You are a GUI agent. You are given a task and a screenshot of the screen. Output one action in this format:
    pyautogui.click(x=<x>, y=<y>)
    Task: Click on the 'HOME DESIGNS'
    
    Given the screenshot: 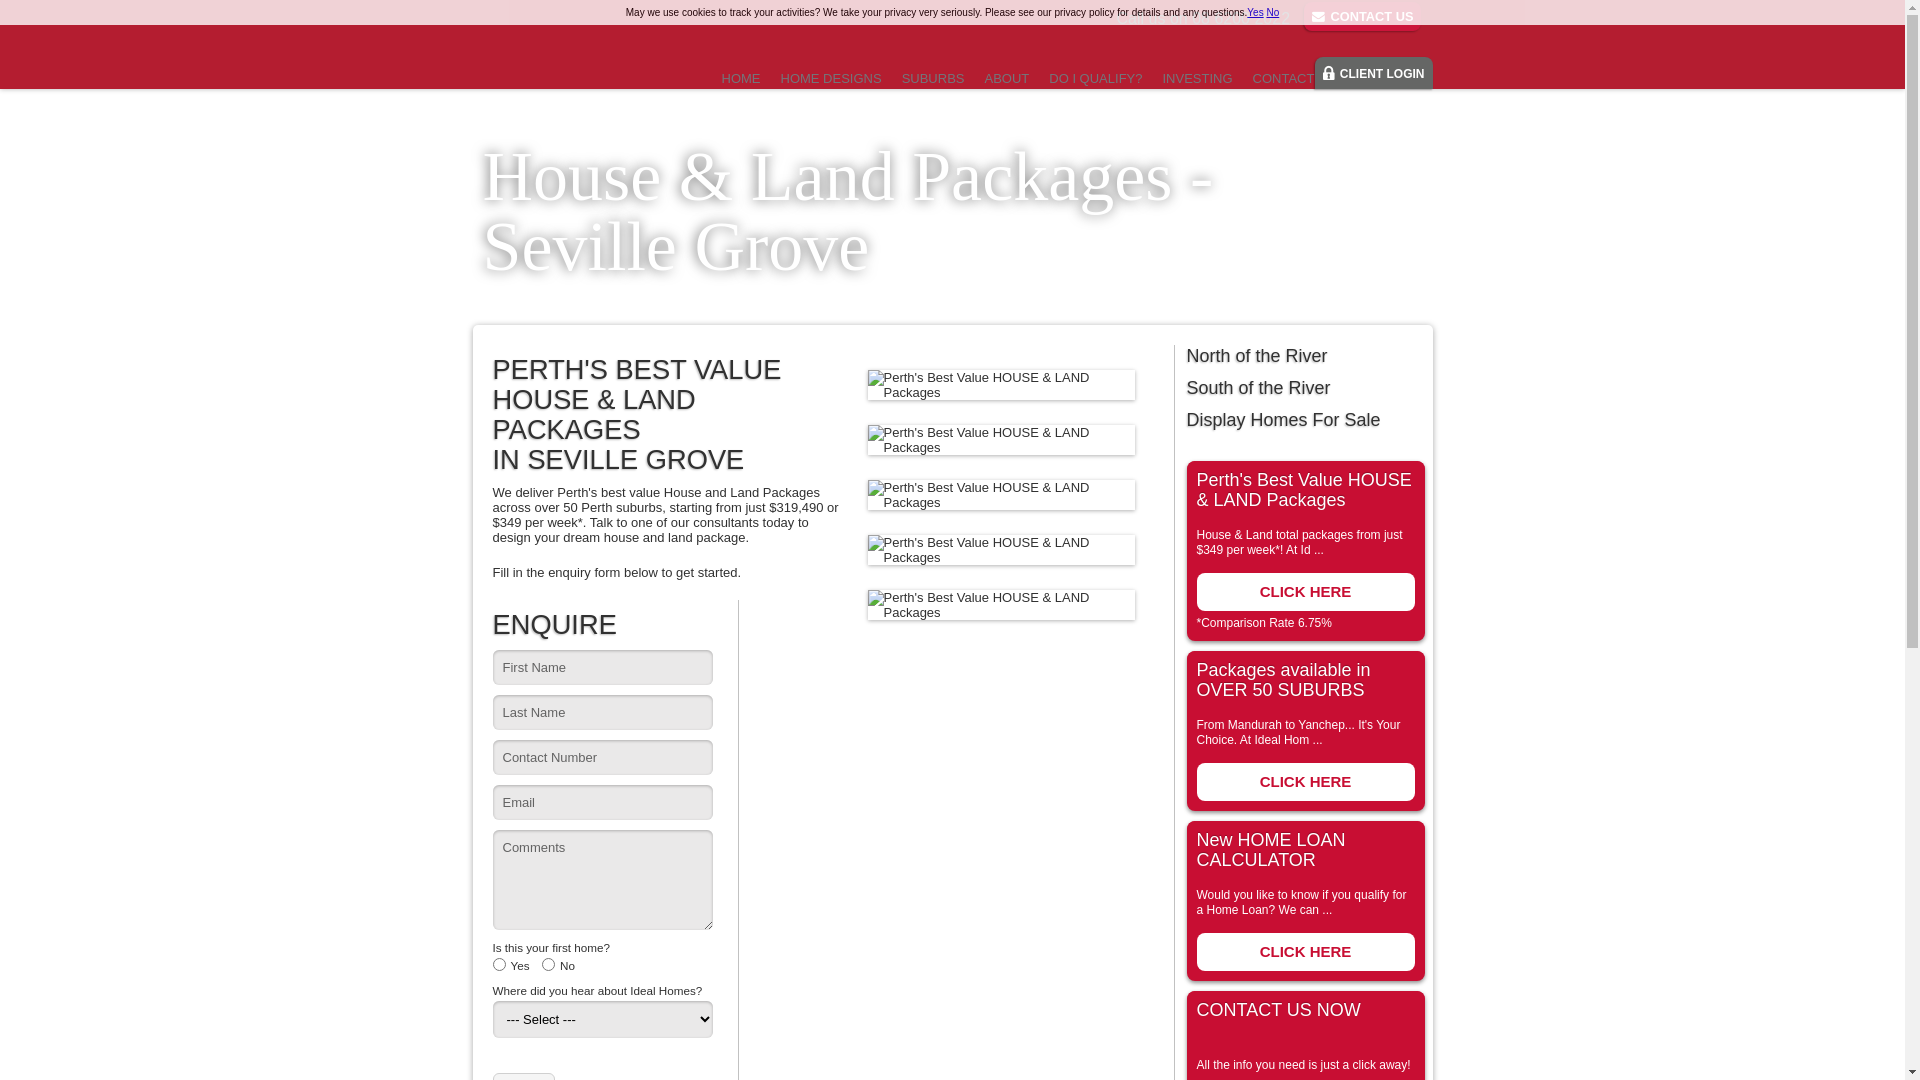 What is the action you would take?
    pyautogui.click(x=830, y=77)
    